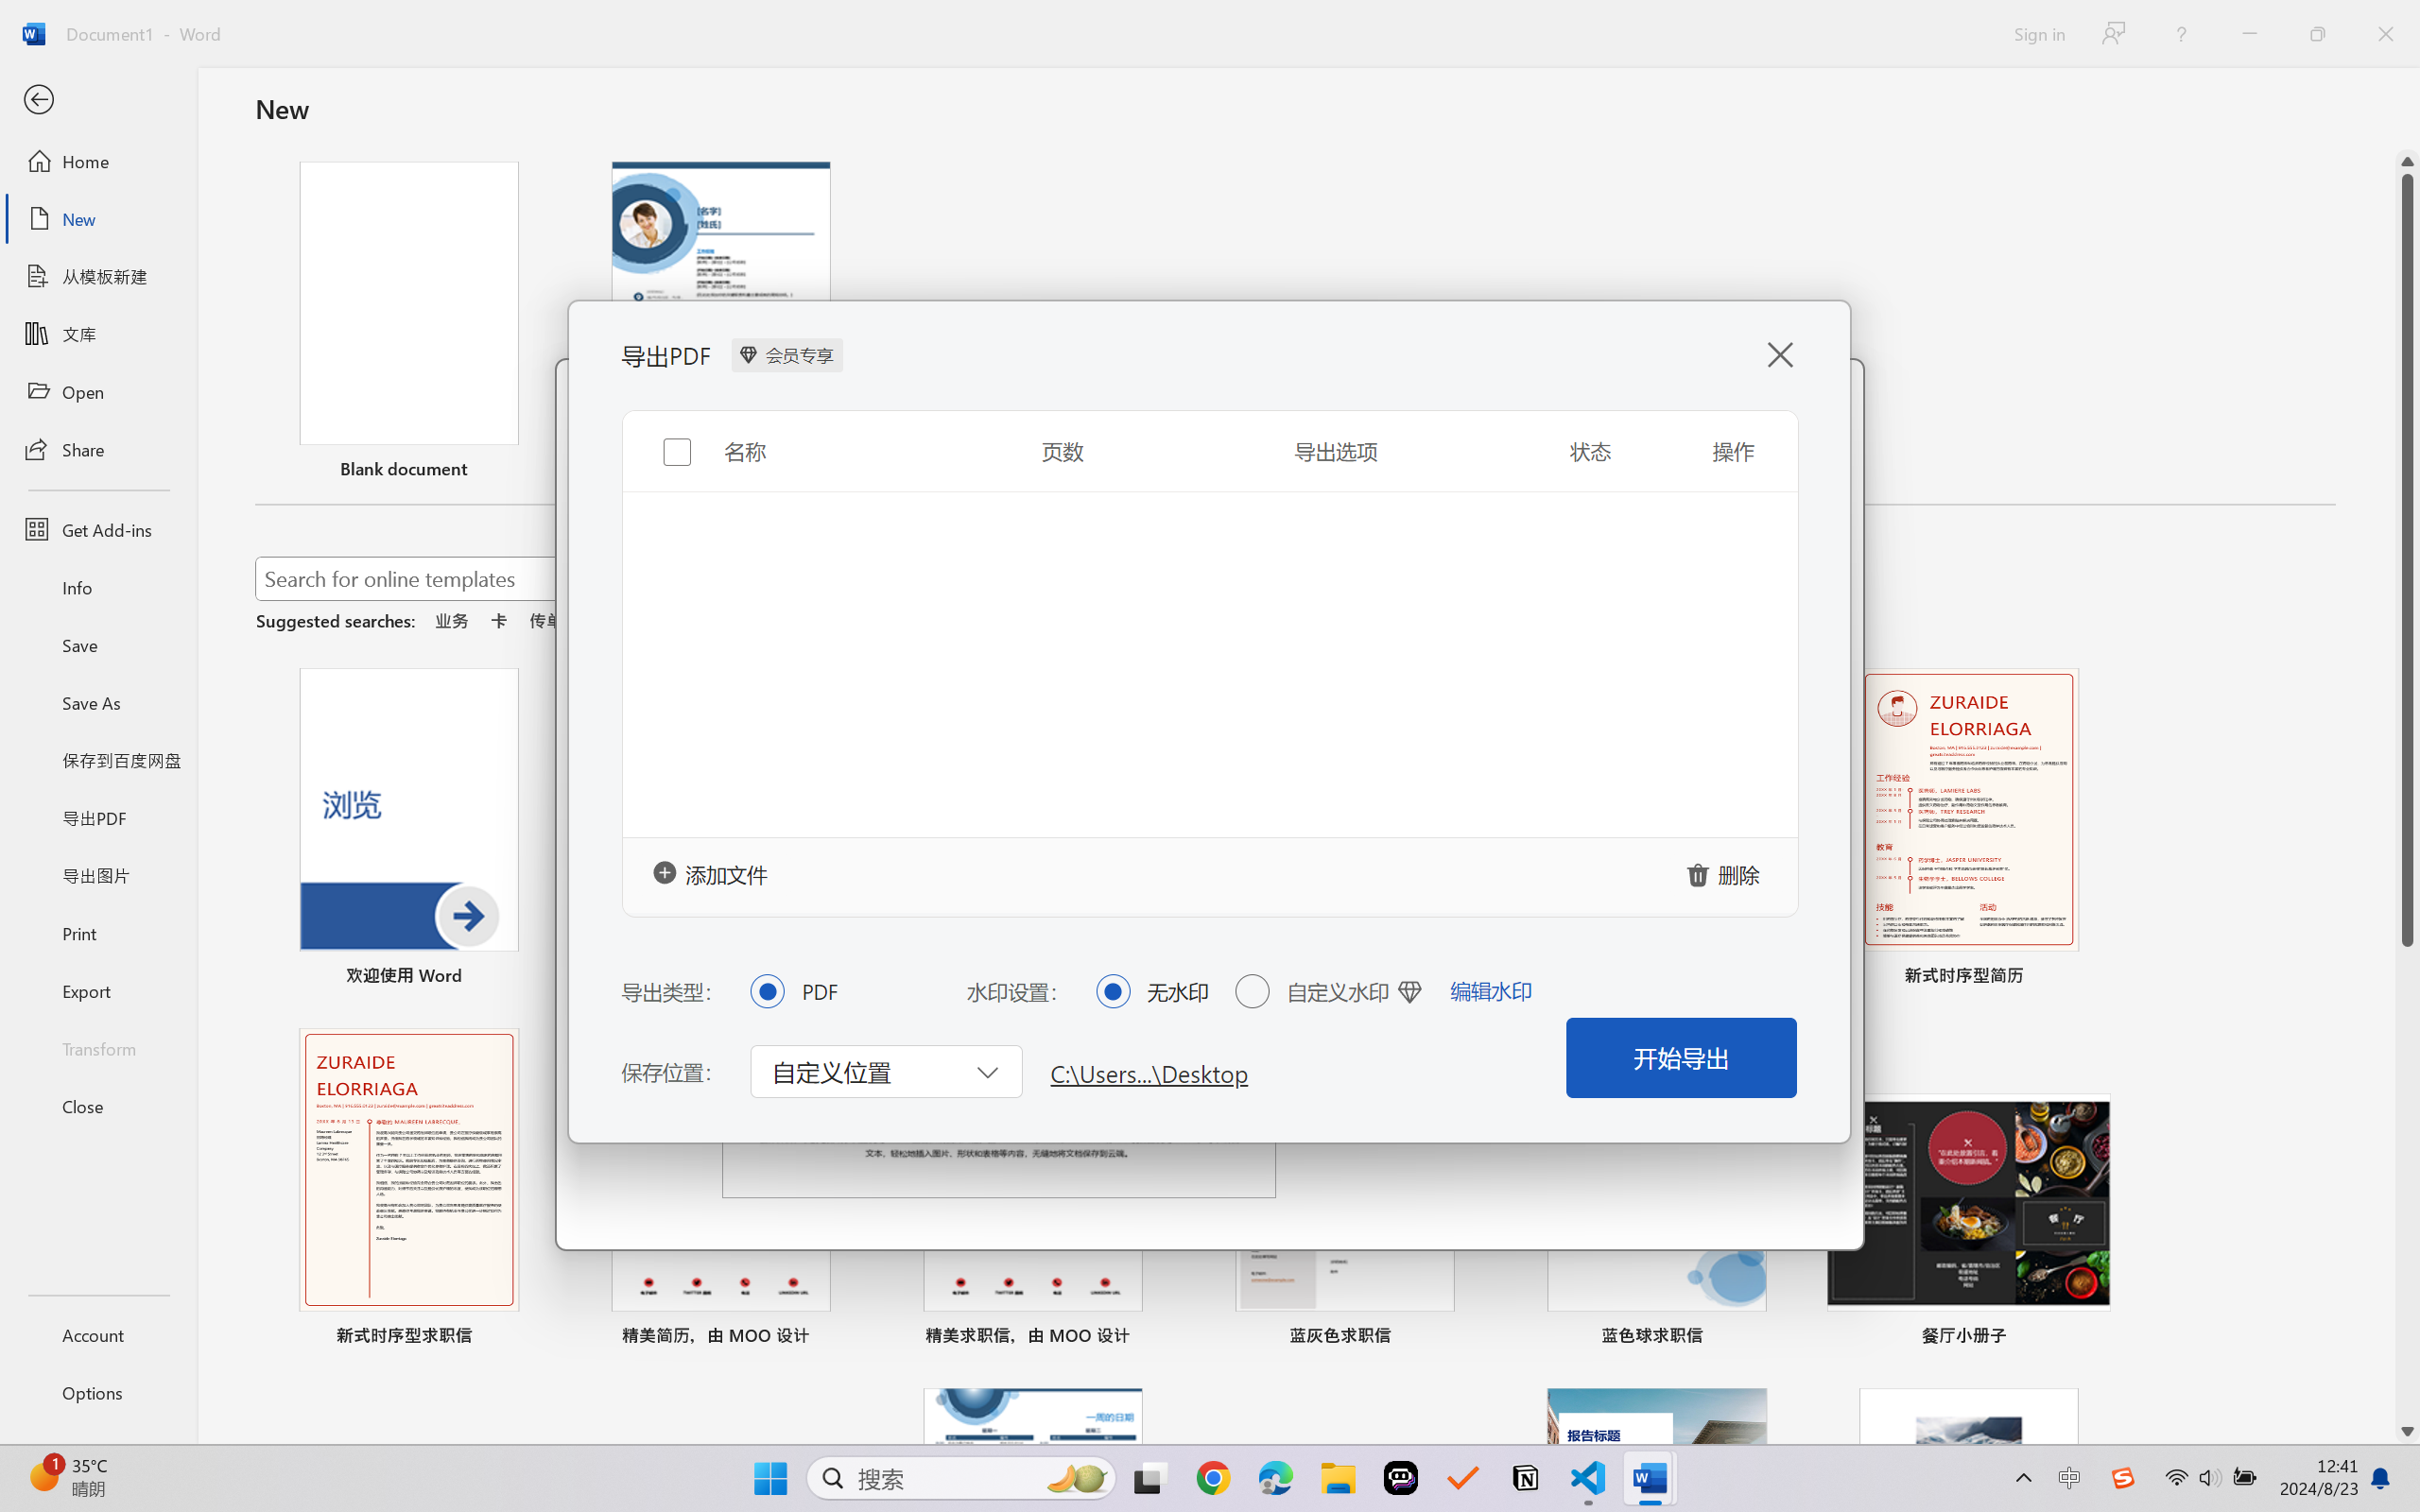 This screenshot has height=1512, width=2420. Describe the element at coordinates (97, 1334) in the screenshot. I see `'Account'` at that location.